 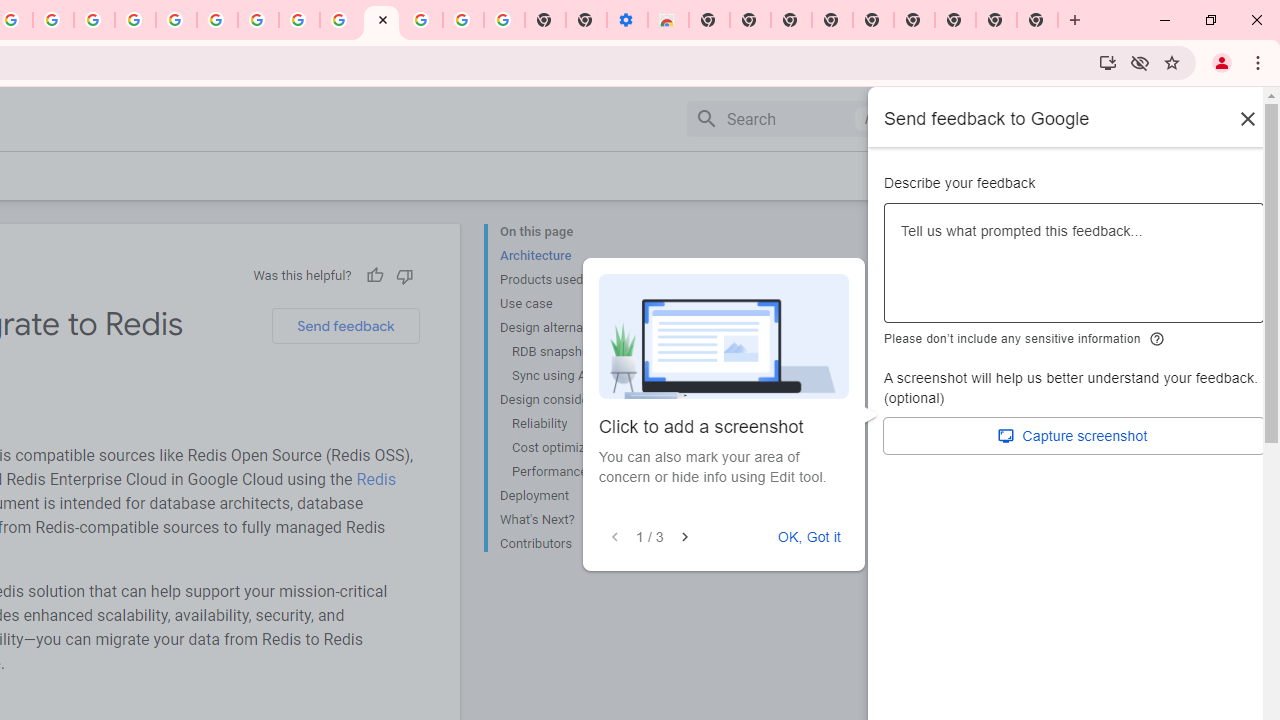 What do you see at coordinates (809, 536) in the screenshot?
I see `'OK, Got it'` at bounding box center [809, 536].